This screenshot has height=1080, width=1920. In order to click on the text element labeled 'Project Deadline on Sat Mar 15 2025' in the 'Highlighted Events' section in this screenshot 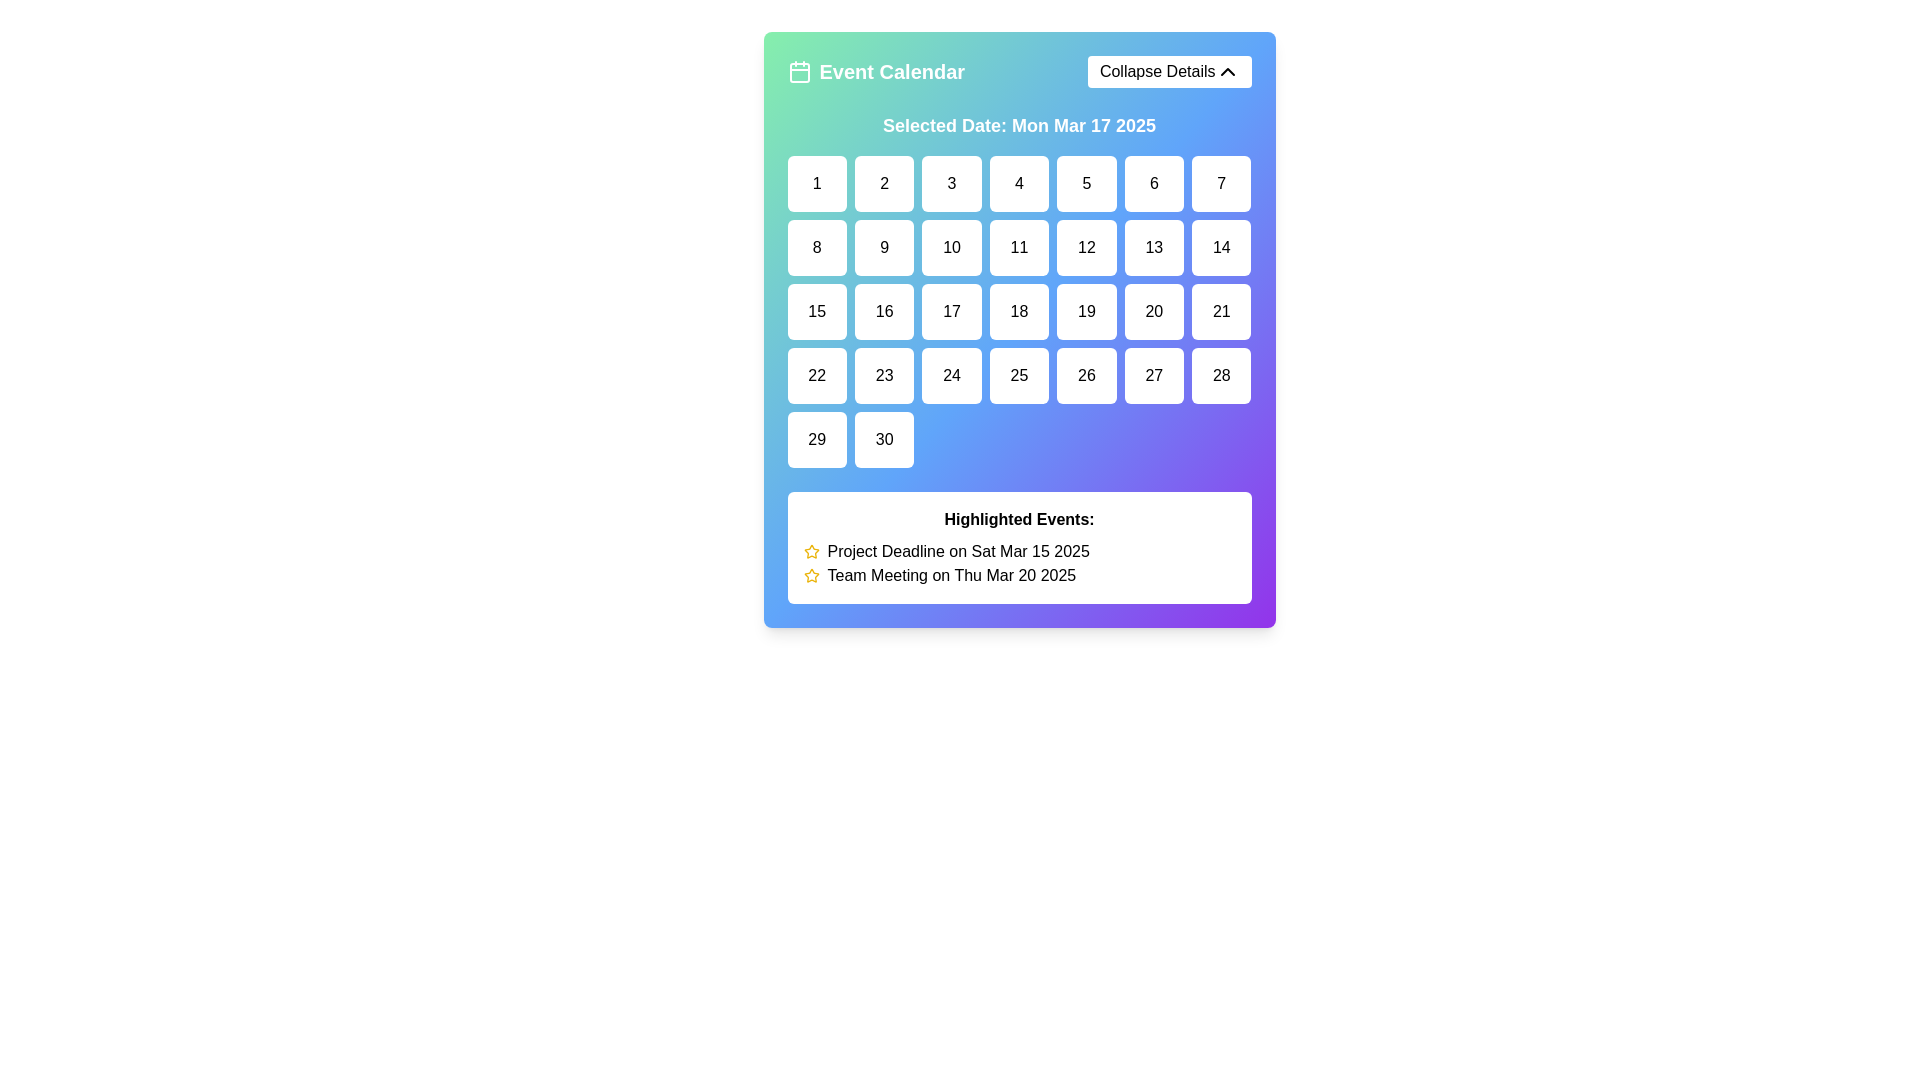, I will do `click(1019, 551)`.